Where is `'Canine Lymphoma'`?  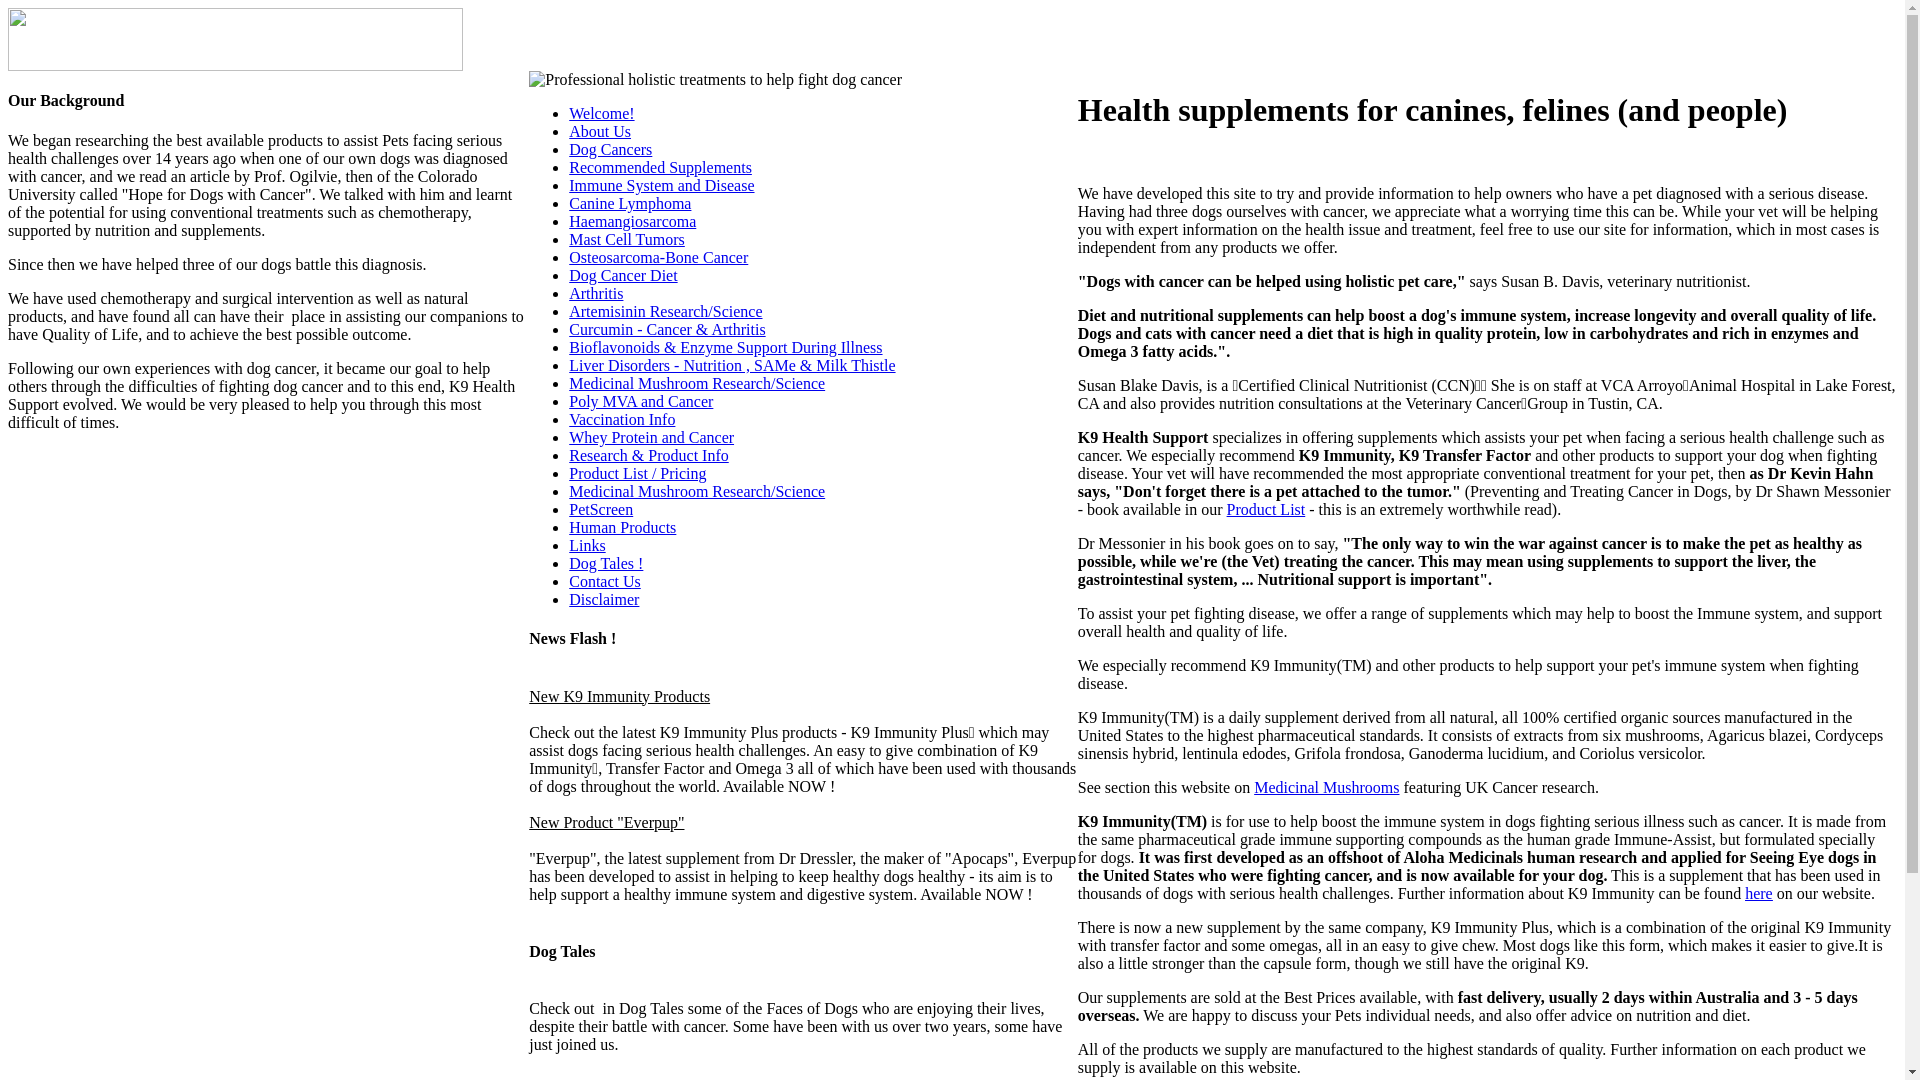 'Canine Lymphoma' is located at coordinates (628, 203).